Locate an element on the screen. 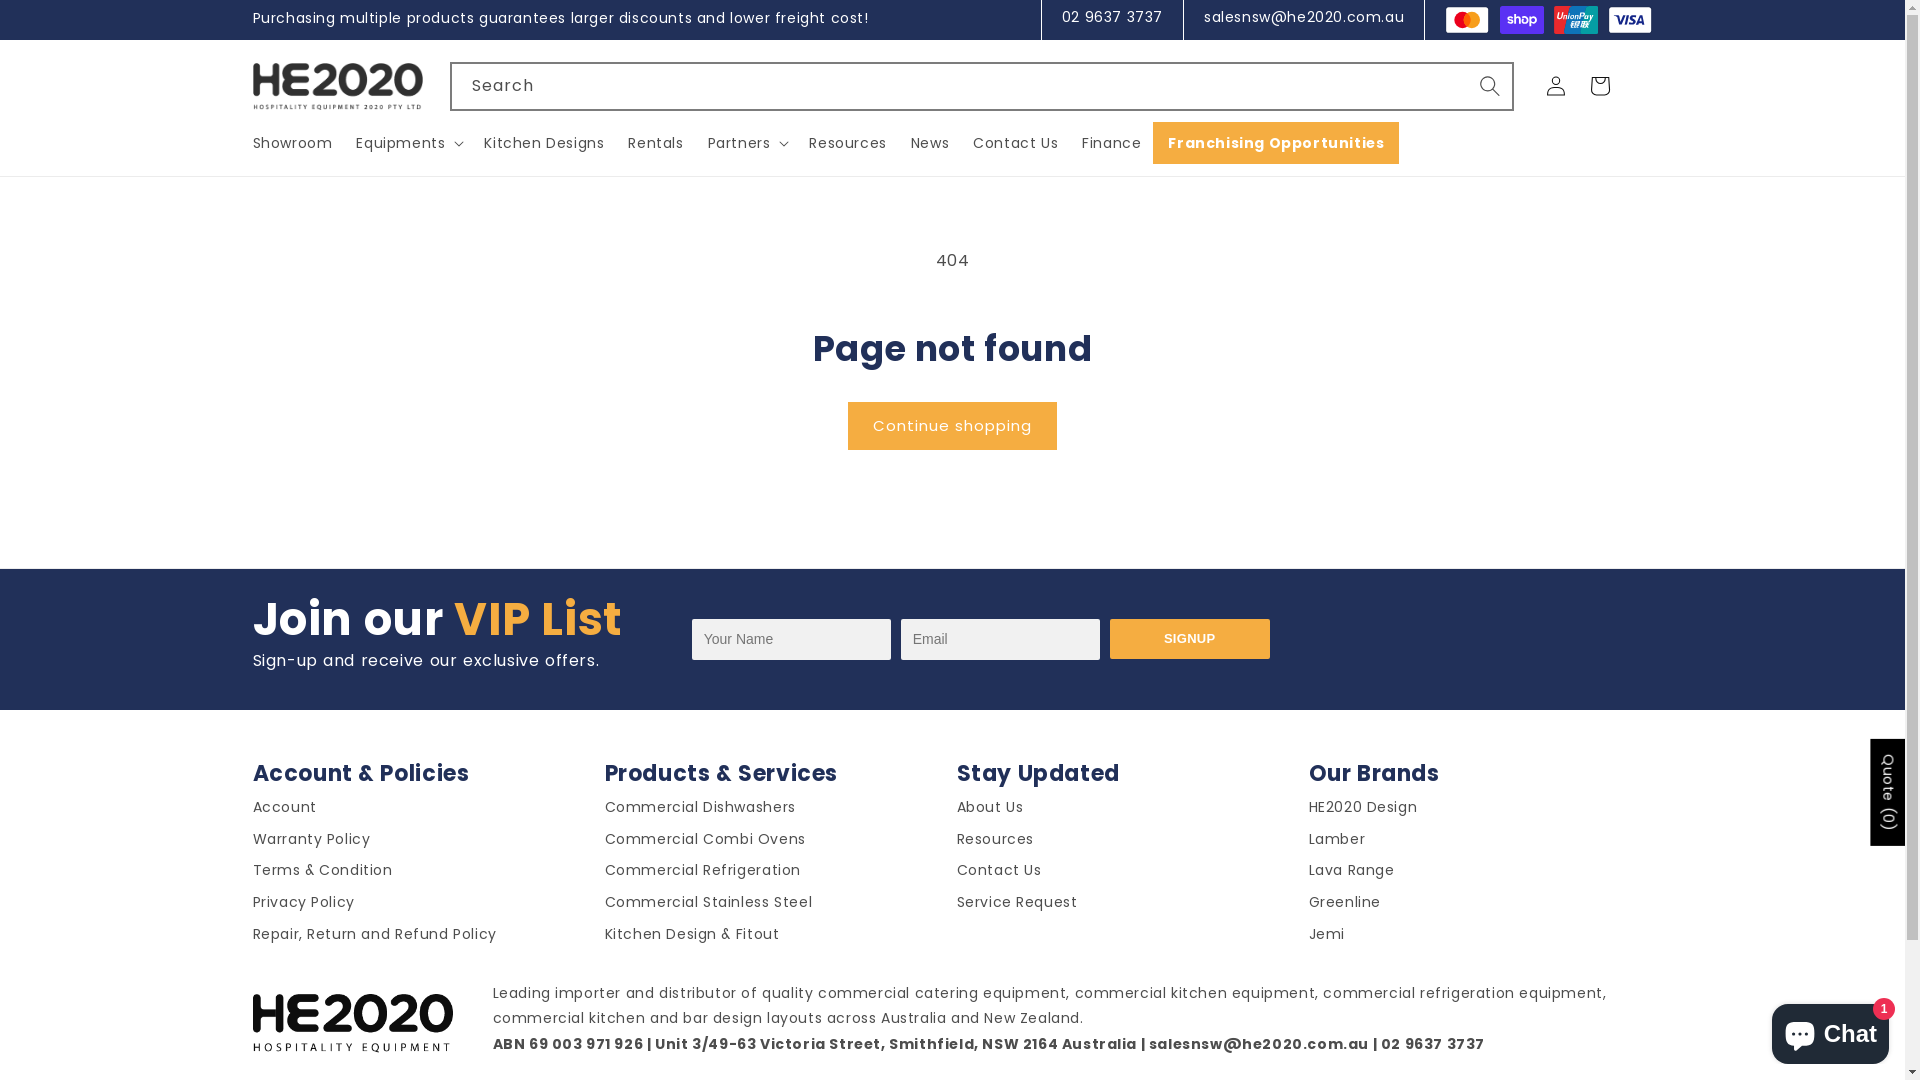  'Commercial Dishwashers' is located at coordinates (699, 811).